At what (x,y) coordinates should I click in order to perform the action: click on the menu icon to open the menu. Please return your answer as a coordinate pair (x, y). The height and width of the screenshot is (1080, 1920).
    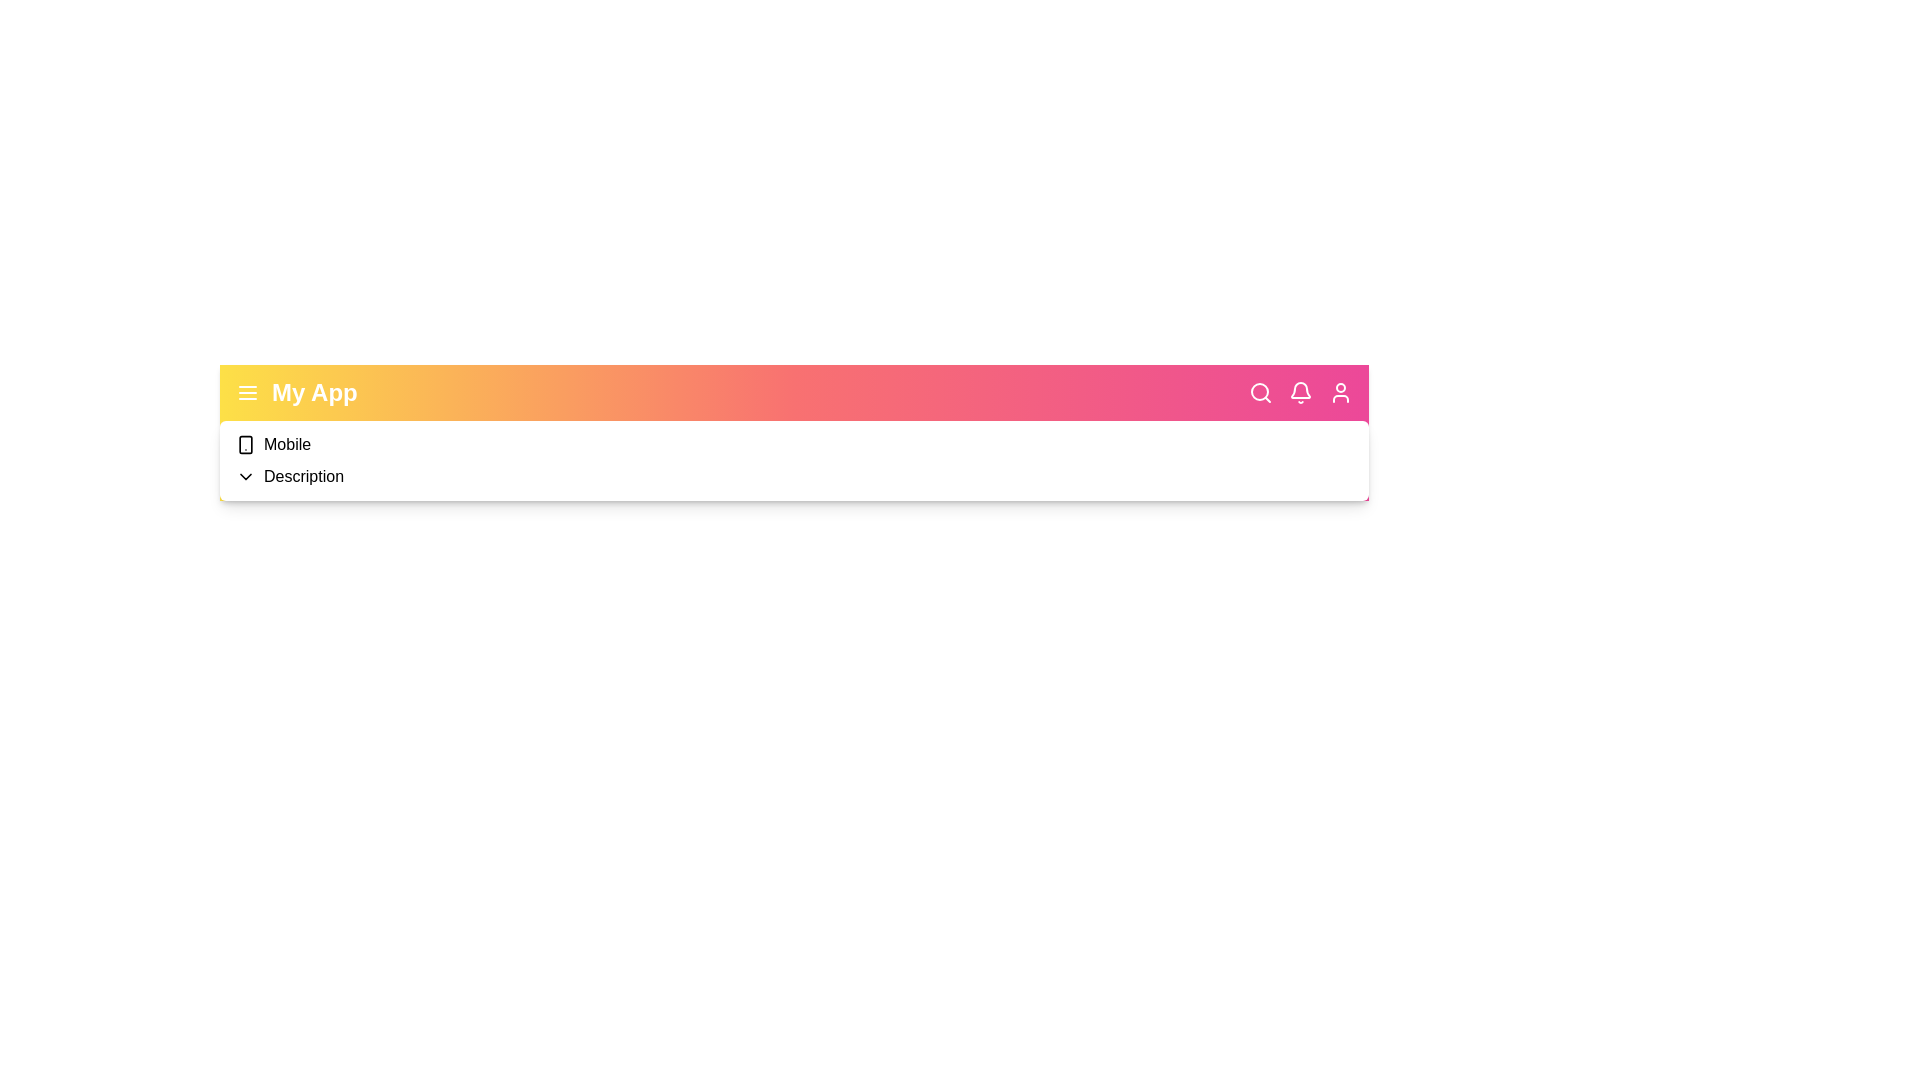
    Looking at the image, I should click on (247, 393).